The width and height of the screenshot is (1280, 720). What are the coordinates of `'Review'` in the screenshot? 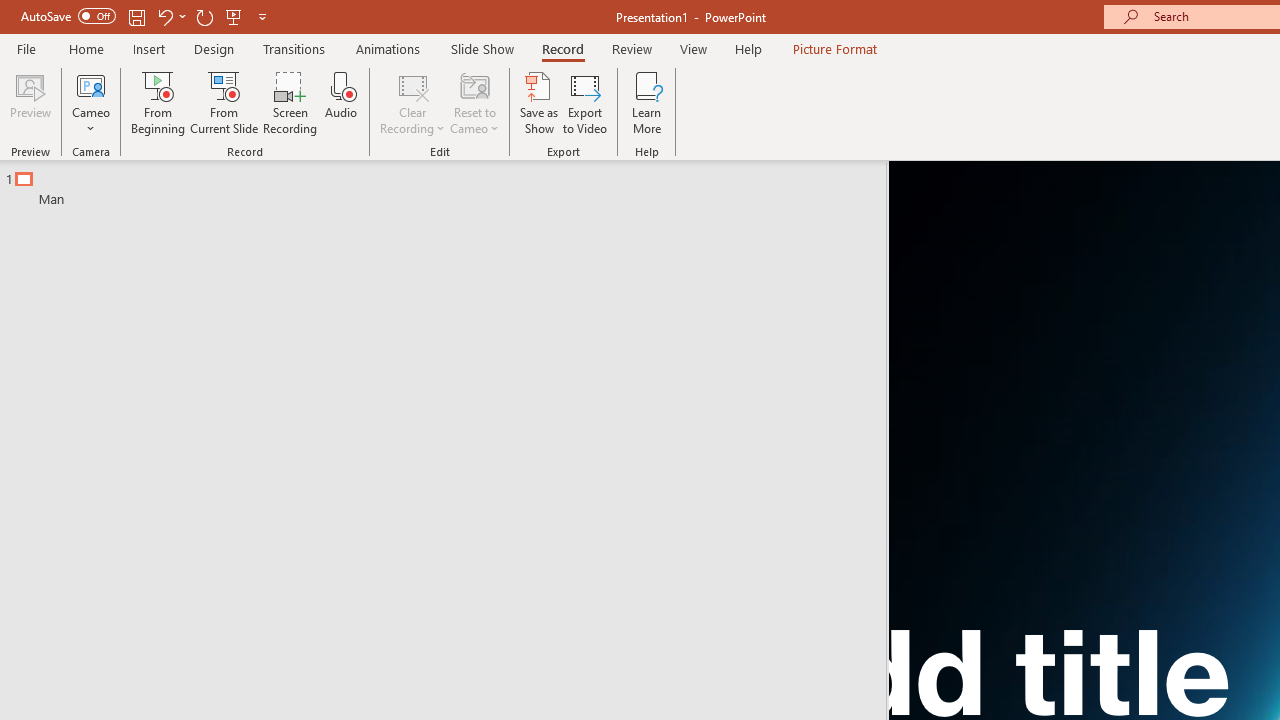 It's located at (630, 48).